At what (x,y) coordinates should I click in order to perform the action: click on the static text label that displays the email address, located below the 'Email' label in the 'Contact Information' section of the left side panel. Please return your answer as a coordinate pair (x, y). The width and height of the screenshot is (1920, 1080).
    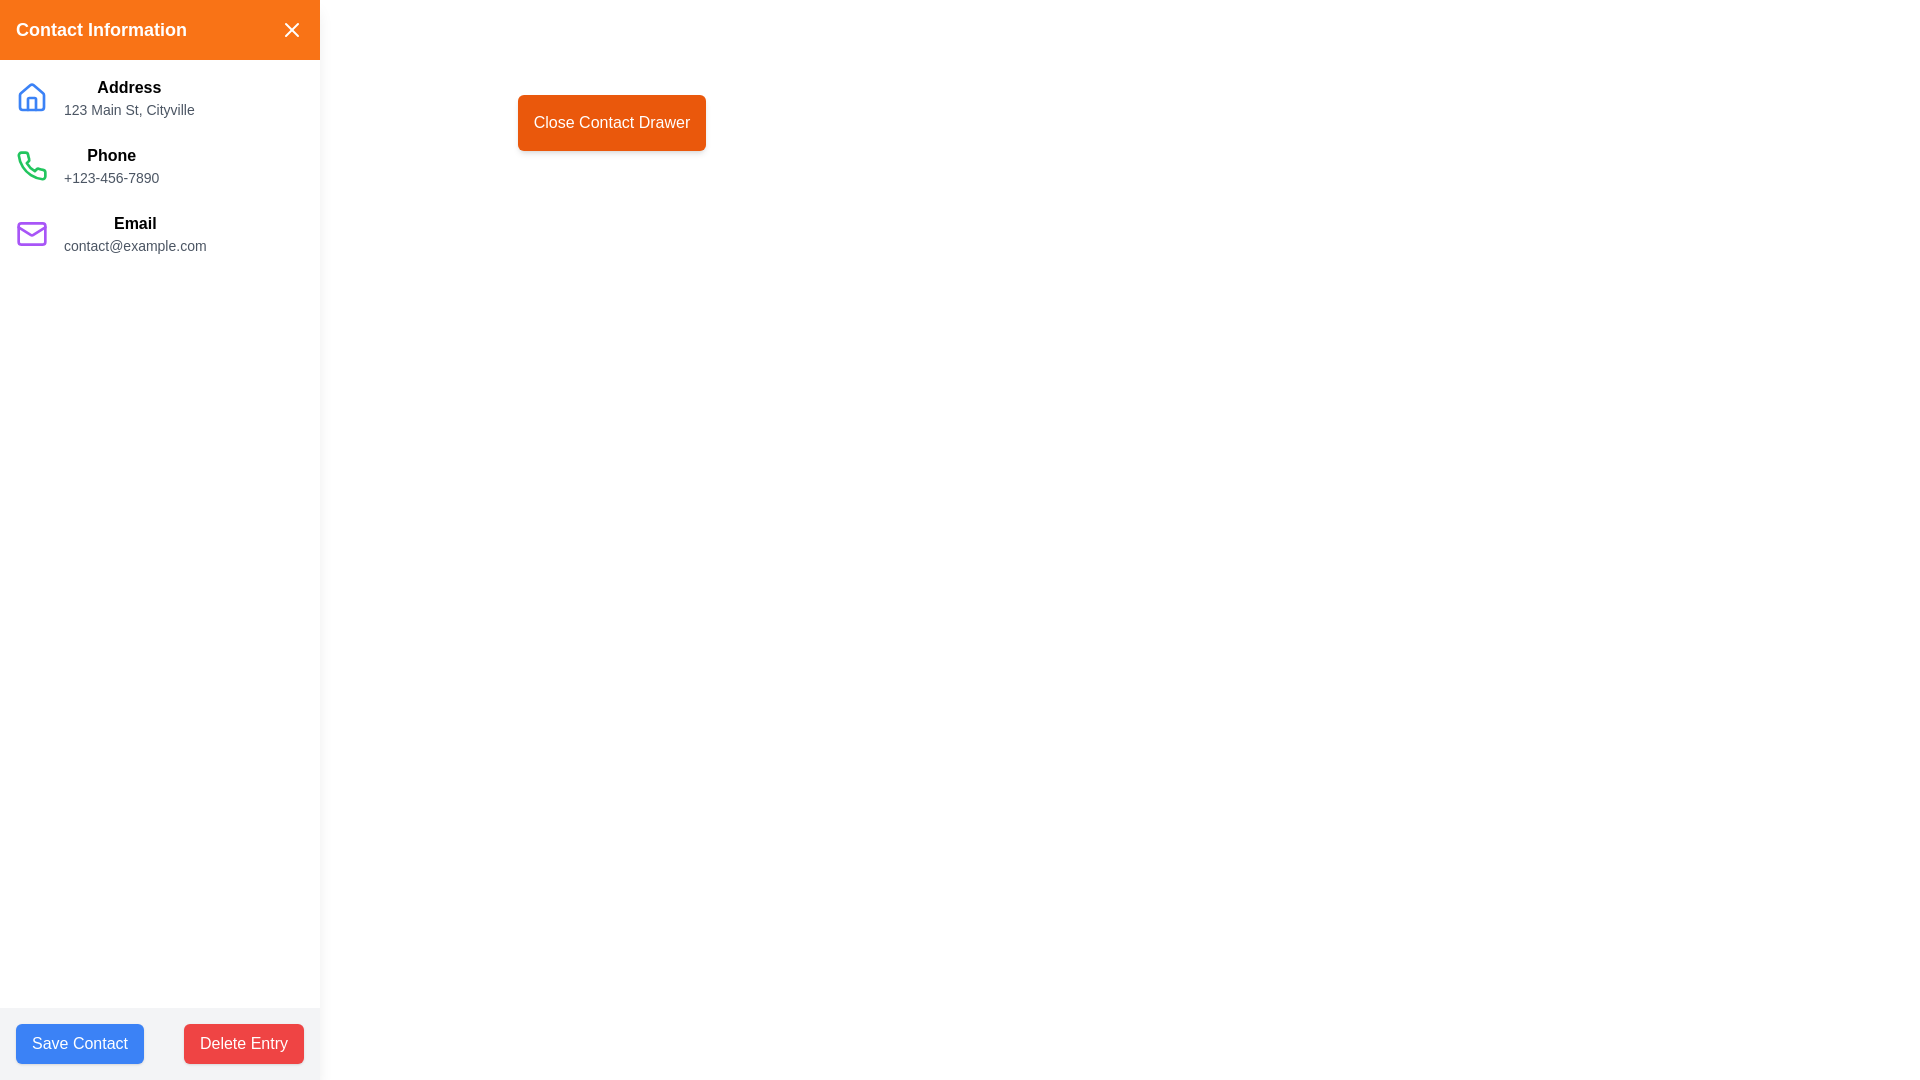
    Looking at the image, I should click on (134, 245).